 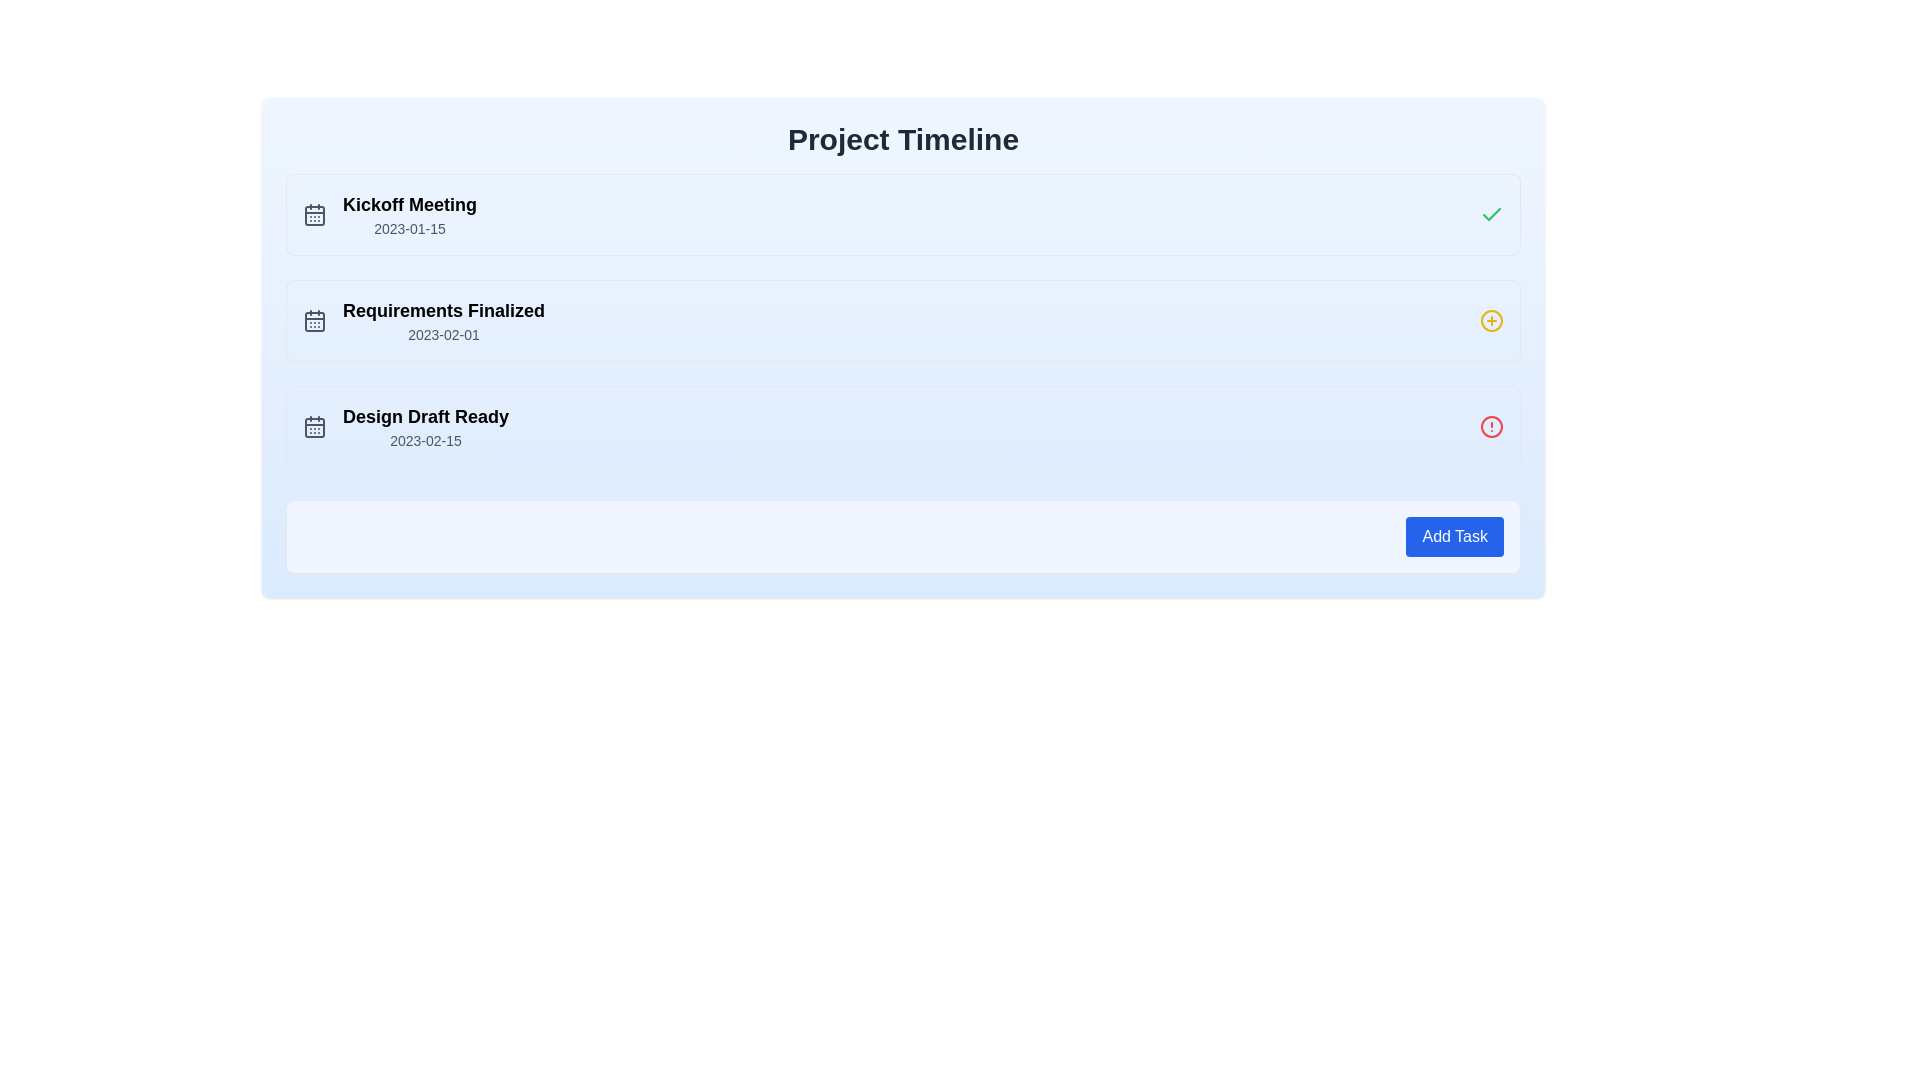 I want to click on the graphical highlight within the calendar icon next to the 'Kickoff Meeting' line item to indicate importance or selection, so click(x=314, y=216).